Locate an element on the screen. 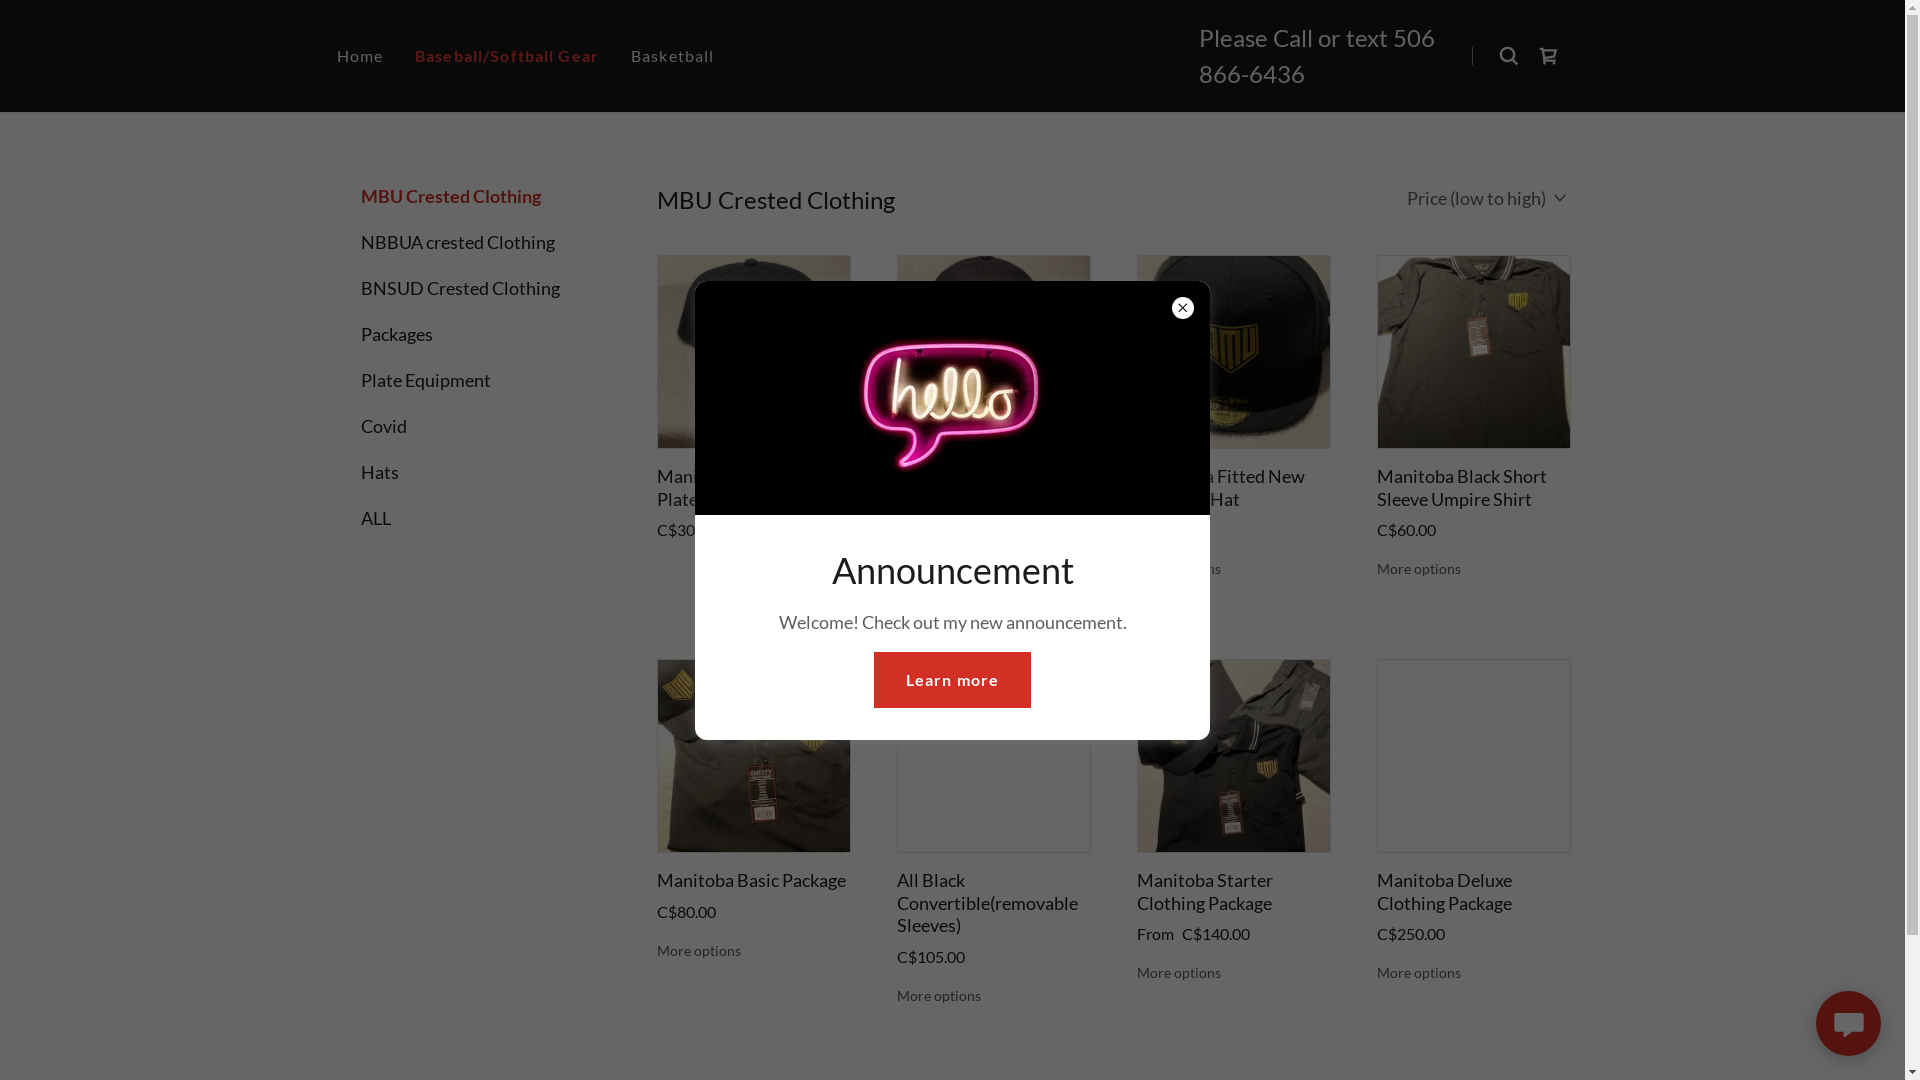  'Packages' is located at coordinates (470, 333).